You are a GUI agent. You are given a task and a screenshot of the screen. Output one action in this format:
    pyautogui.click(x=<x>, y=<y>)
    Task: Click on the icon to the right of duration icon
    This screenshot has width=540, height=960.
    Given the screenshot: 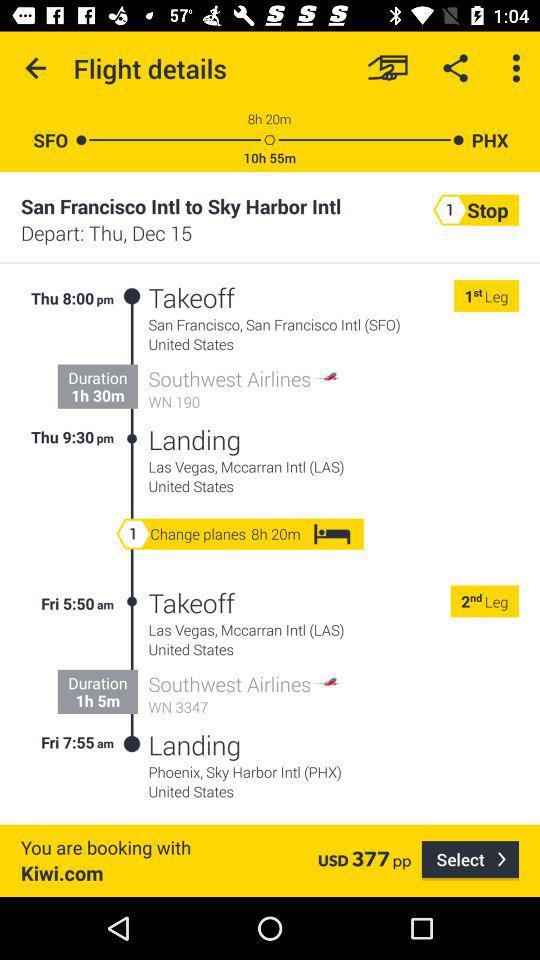 What is the action you would take?
    pyautogui.click(x=132, y=673)
    